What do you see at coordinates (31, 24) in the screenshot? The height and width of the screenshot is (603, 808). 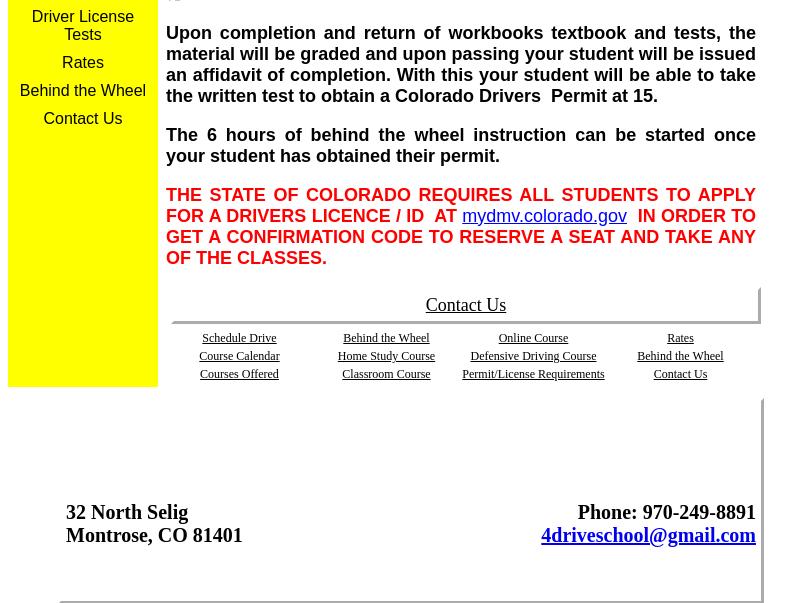 I see `'Driver License Tests'` at bounding box center [31, 24].